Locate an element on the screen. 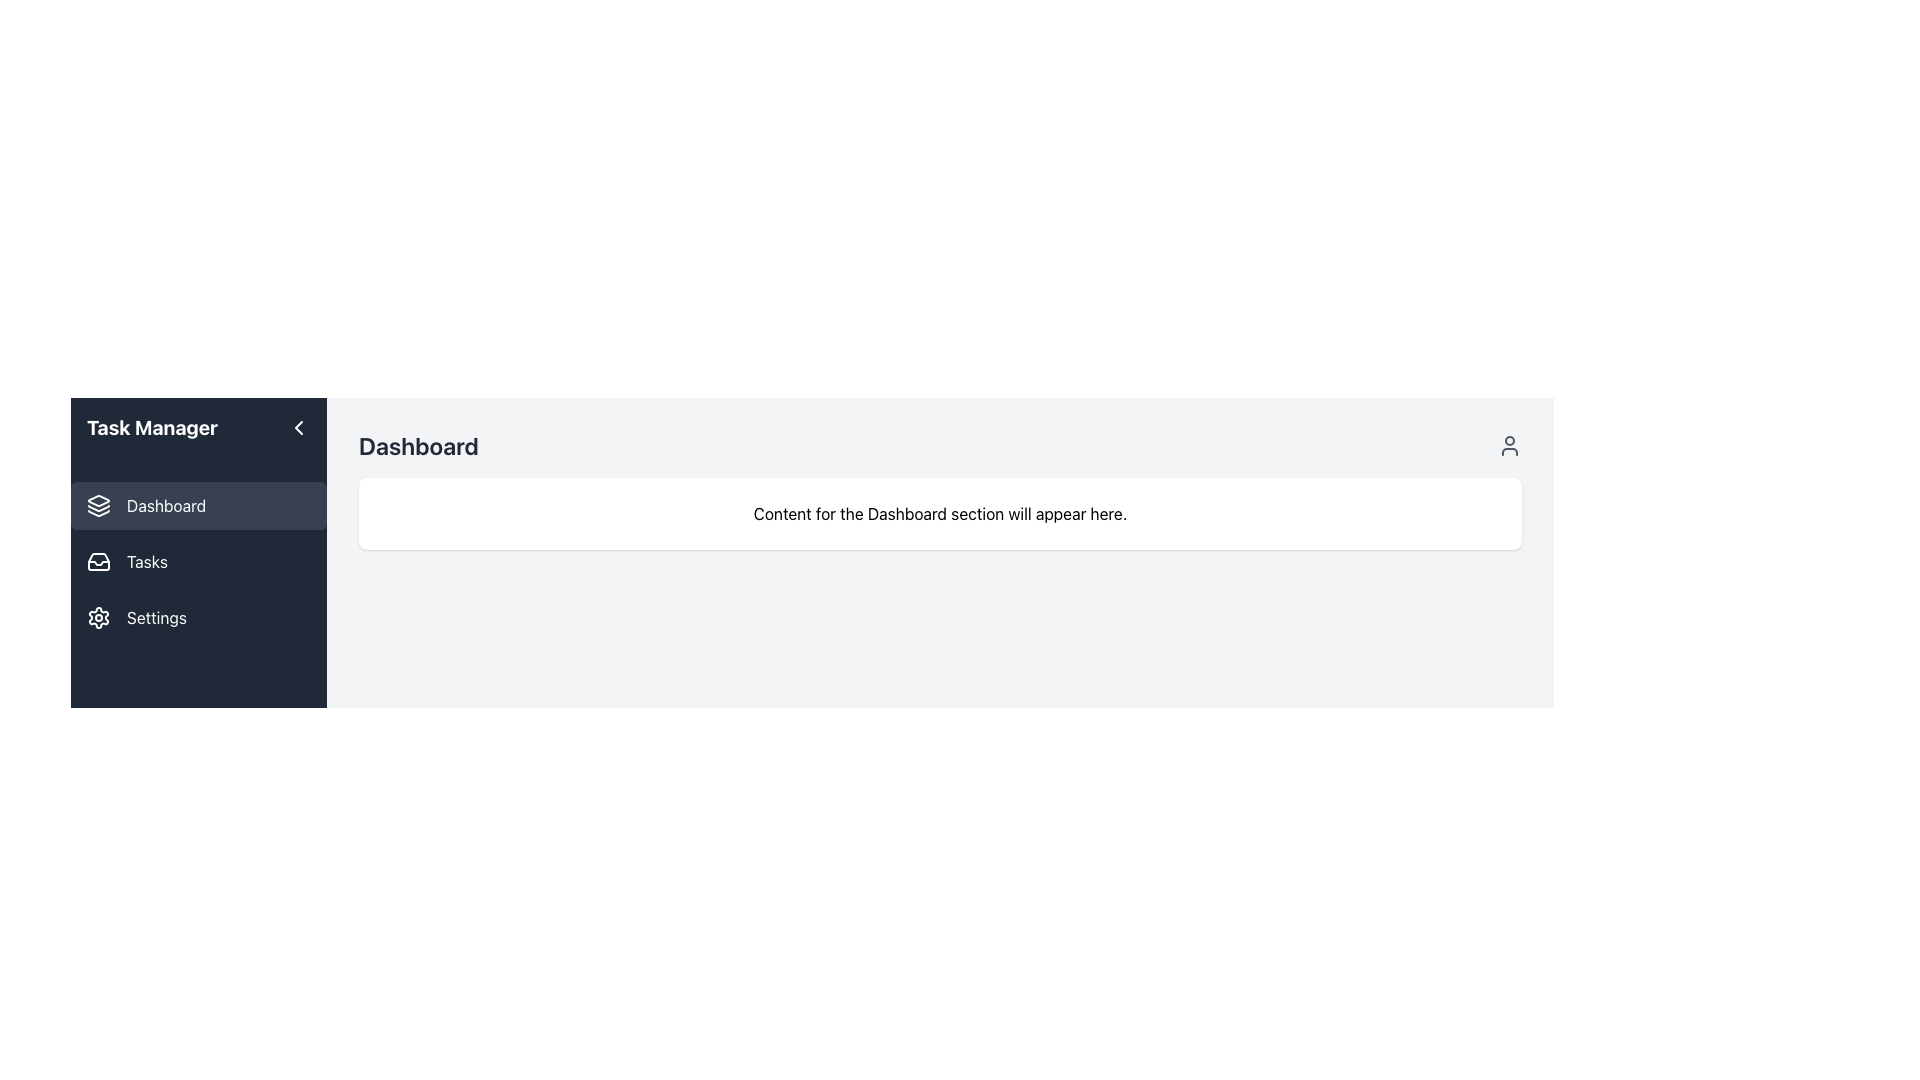 The image size is (1920, 1080). the 'Dashboard' text label, which is a large, bold, dark gray heading located in the top left corner of the white content area is located at coordinates (417, 445).